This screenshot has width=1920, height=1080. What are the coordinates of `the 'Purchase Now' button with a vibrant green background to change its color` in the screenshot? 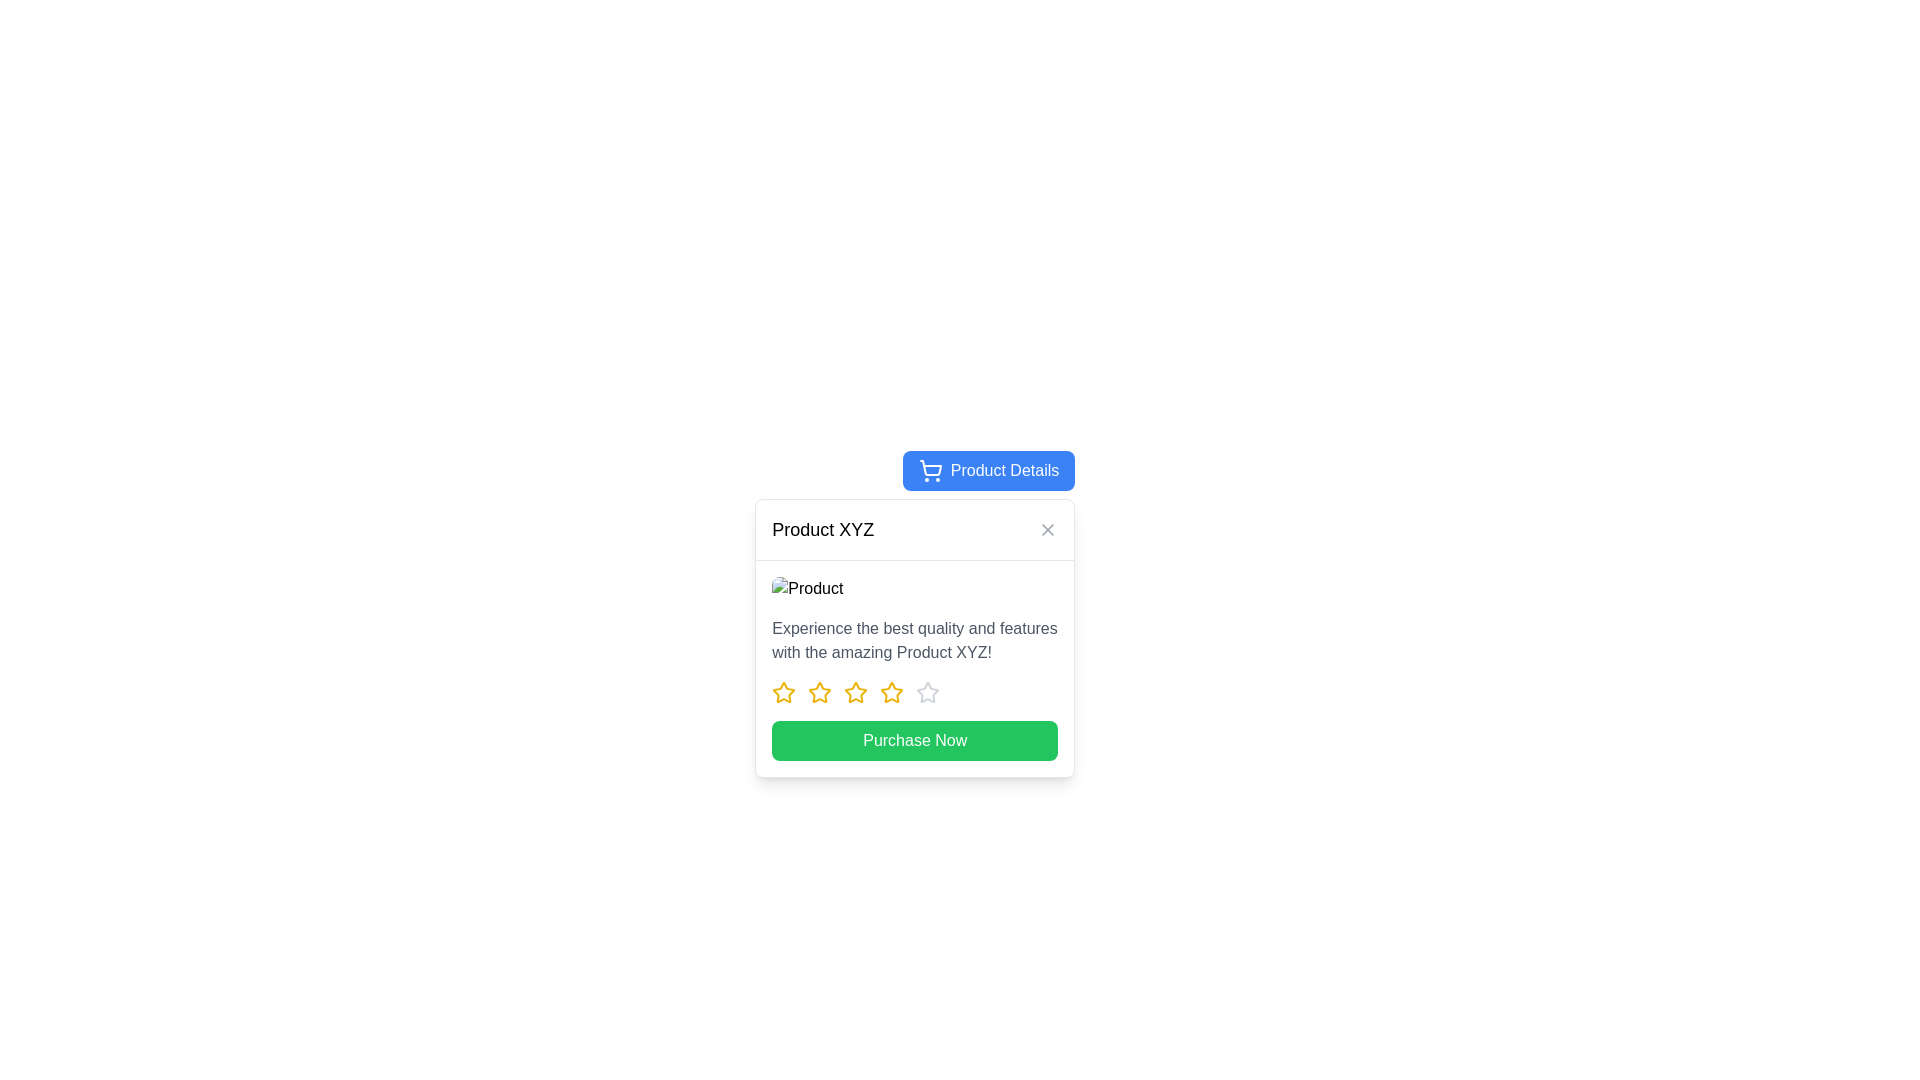 It's located at (914, 740).